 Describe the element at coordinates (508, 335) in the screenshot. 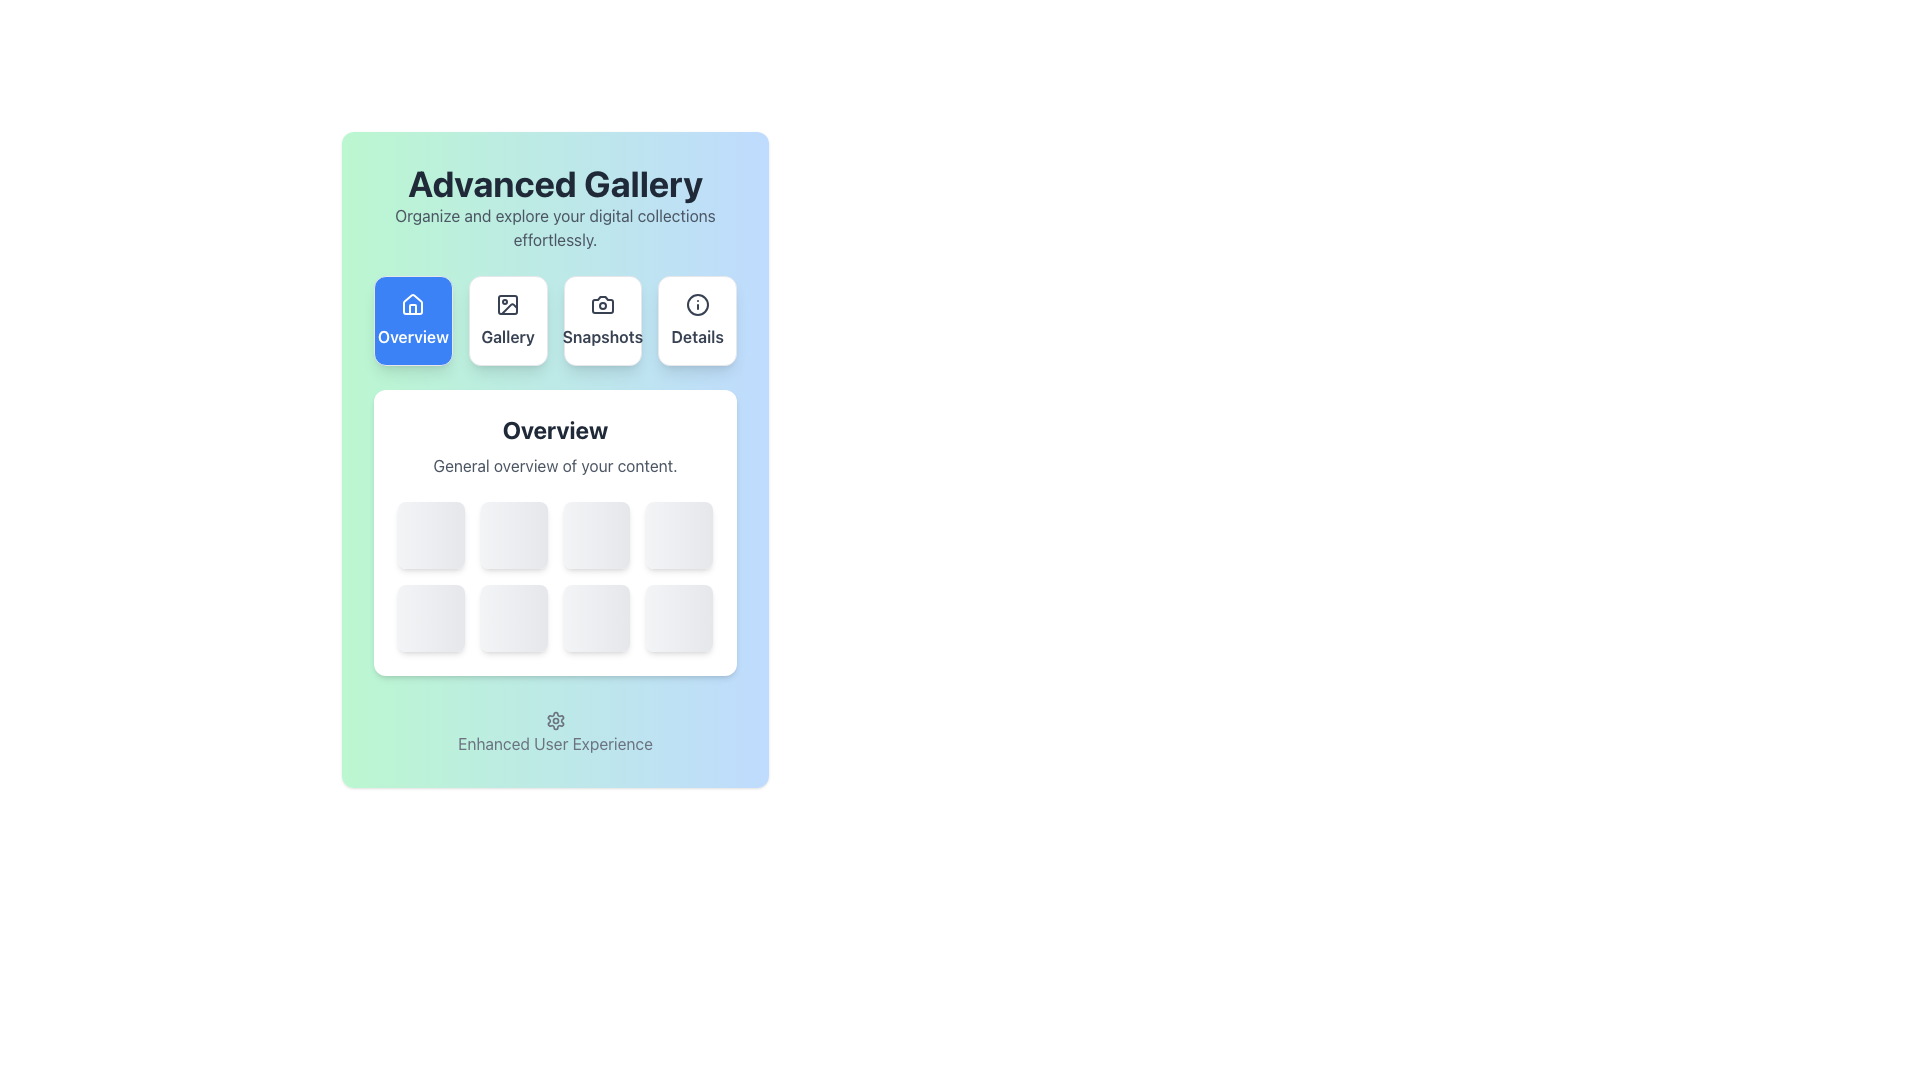

I see `the 'Gallery' static text label, which indicates its purpose to navigate to the gallery feature of the application, located at the bottom center of the rounded rectangular button in the horizontal row of buttons` at that location.